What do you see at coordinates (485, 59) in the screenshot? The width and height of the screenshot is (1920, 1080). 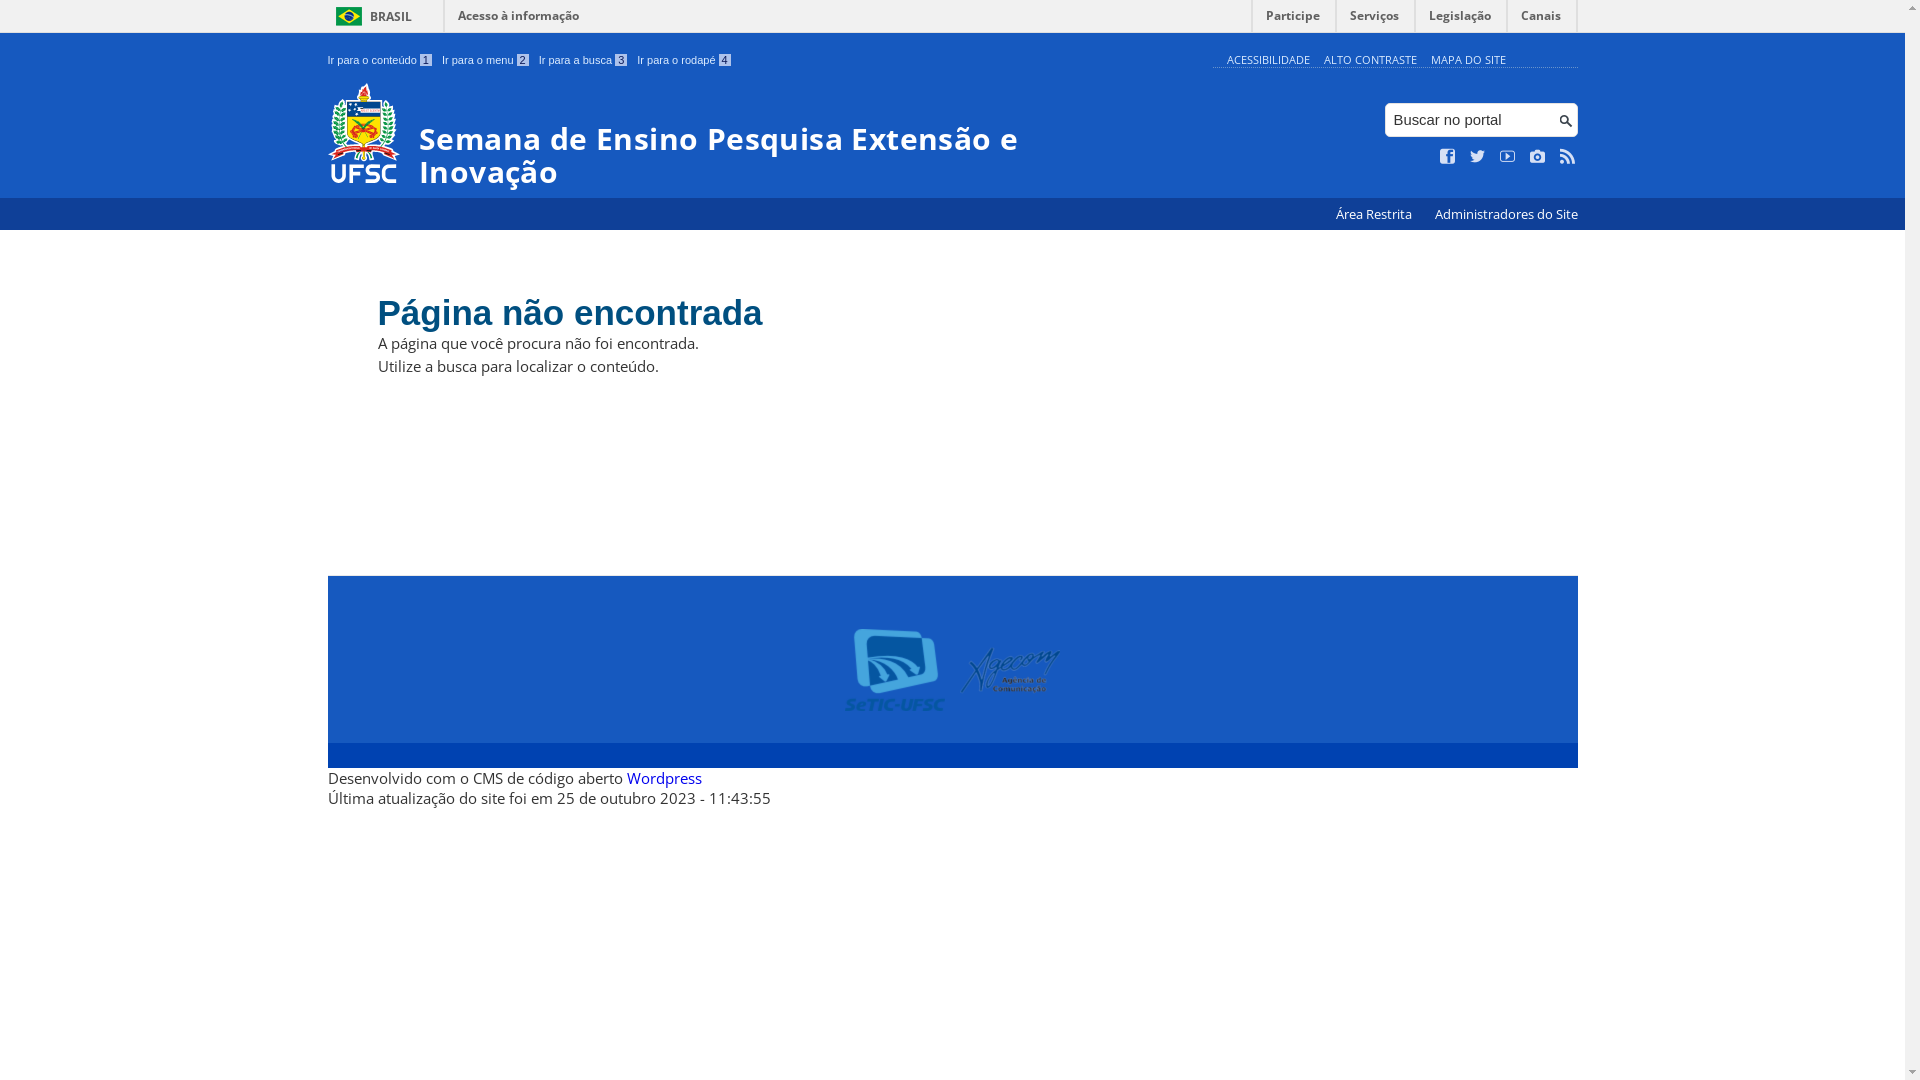 I see `'Ir para o menu 2'` at bounding box center [485, 59].